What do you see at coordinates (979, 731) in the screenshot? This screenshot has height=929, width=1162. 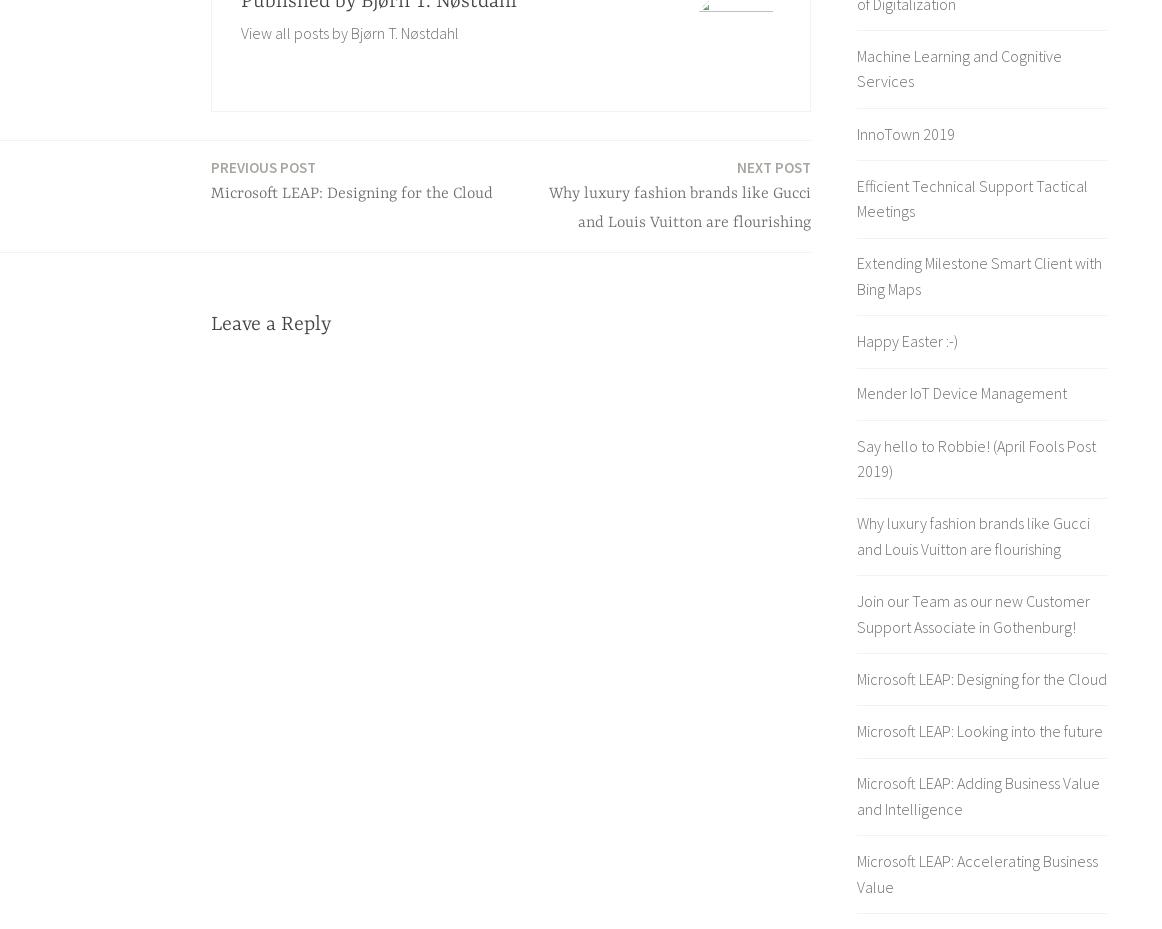 I see `'Microsoft LEAP: Looking into the future'` at bounding box center [979, 731].